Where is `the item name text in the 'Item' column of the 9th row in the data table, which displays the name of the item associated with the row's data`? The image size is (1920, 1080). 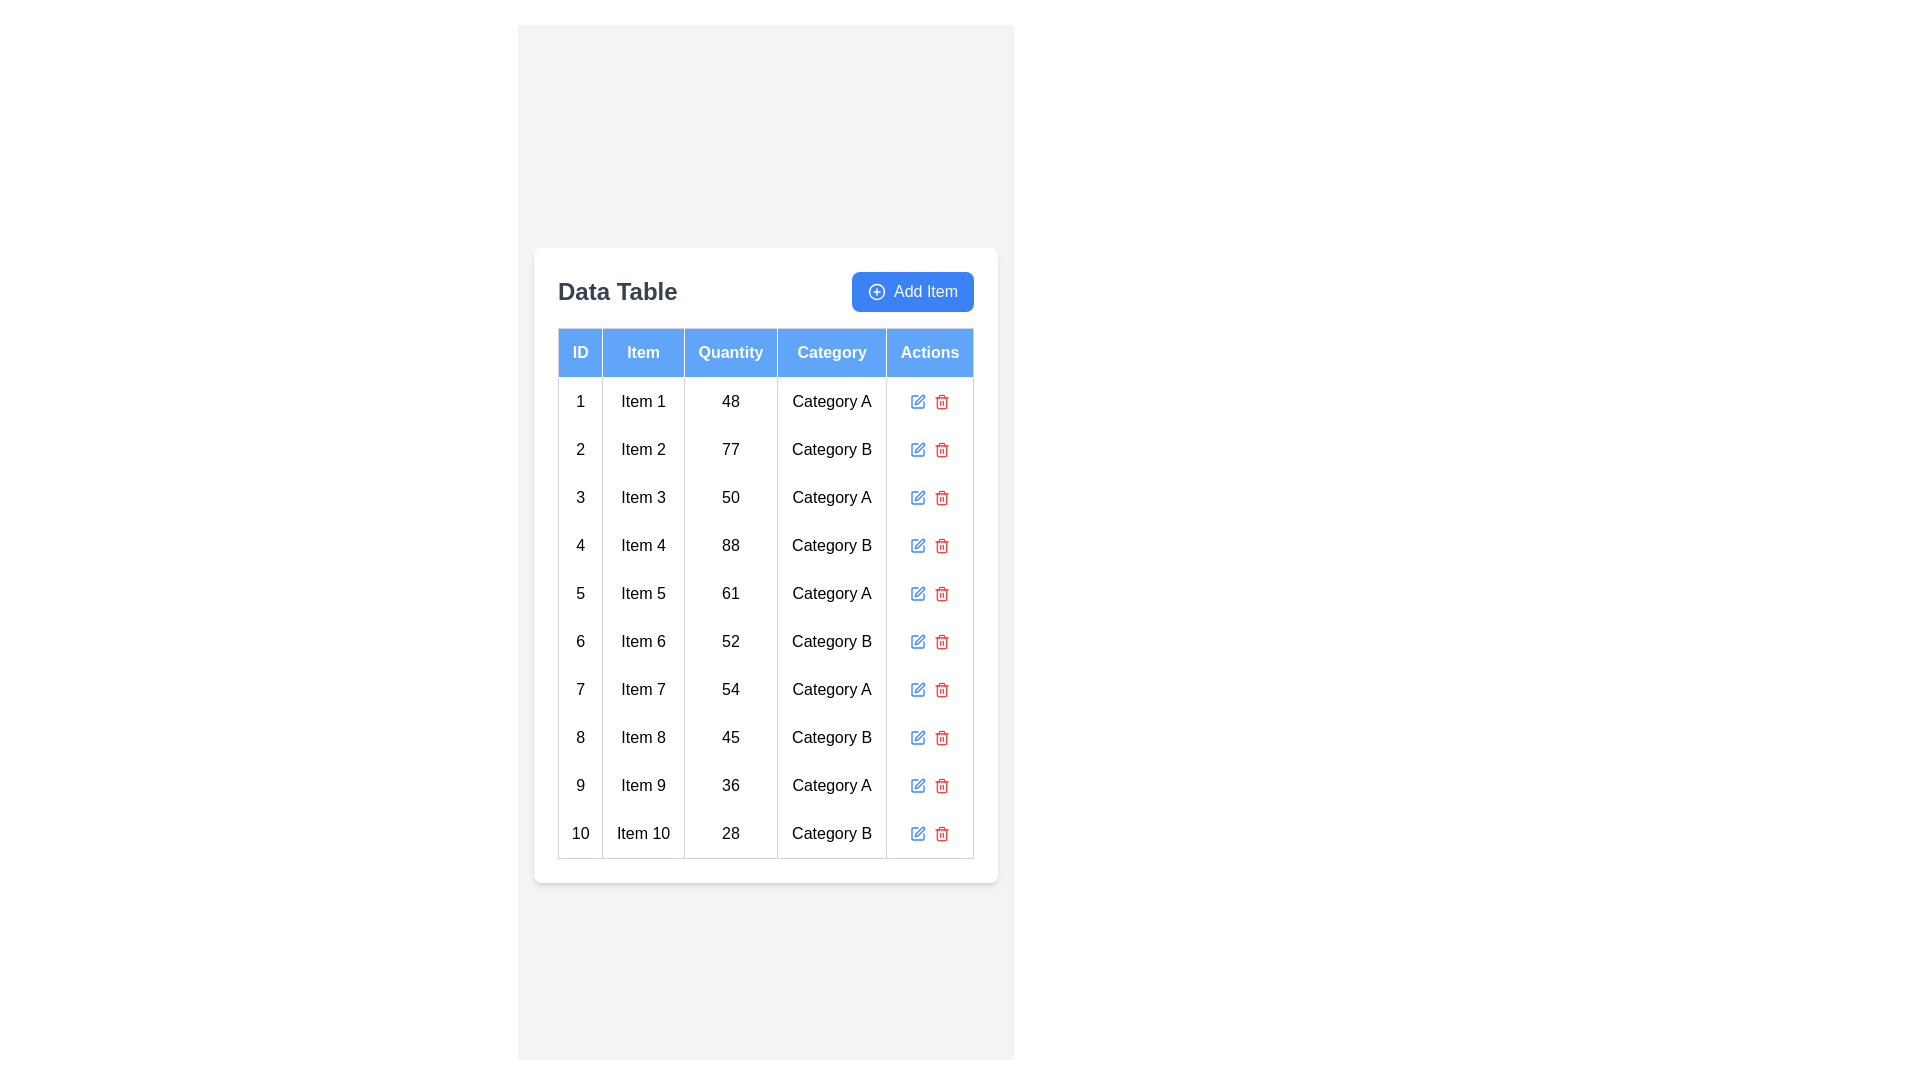 the item name text in the 'Item' column of the 9th row in the data table, which displays the name of the item associated with the row's data is located at coordinates (643, 784).